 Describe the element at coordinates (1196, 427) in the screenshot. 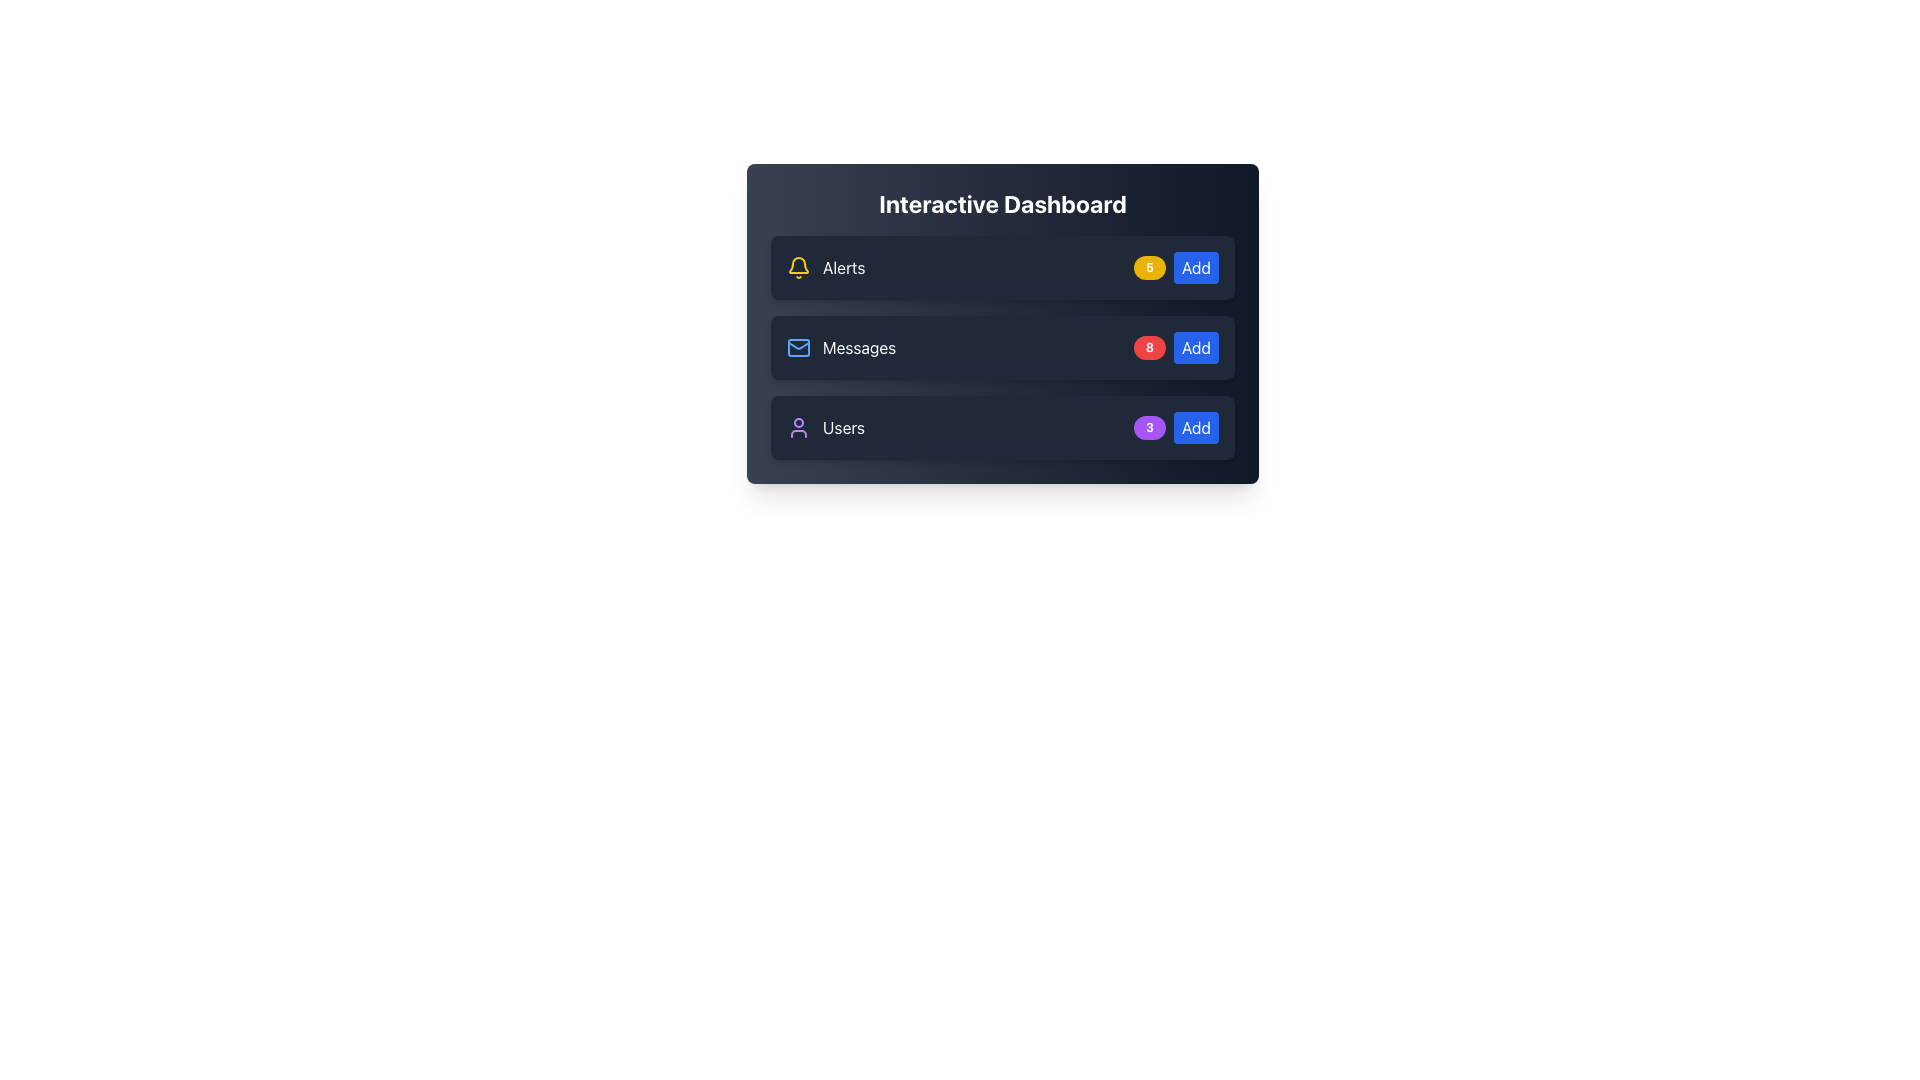

I see `the rectangular button with a blue background and the text 'Add' in white, located to the right of a purple circular label with the number '3'` at that location.